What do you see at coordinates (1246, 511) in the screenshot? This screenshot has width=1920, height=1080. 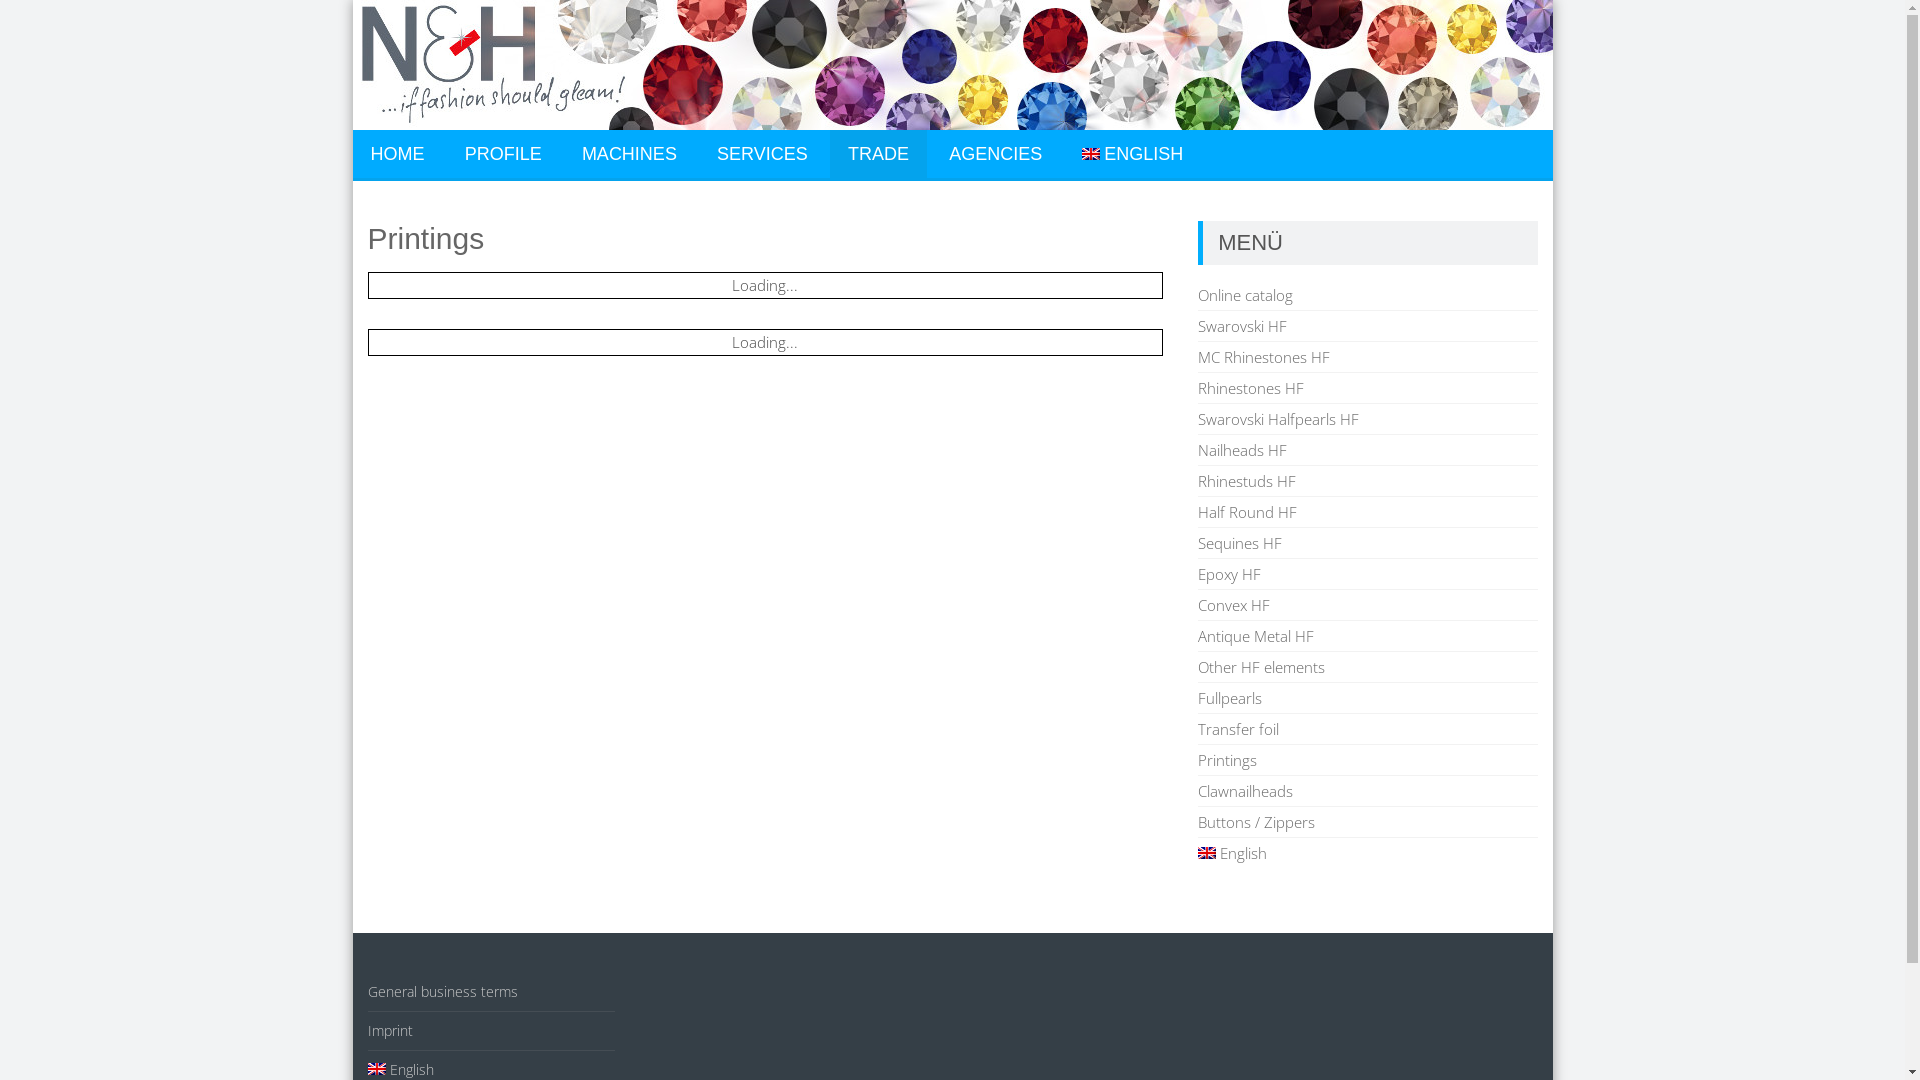 I see `'Half Round HF'` at bounding box center [1246, 511].